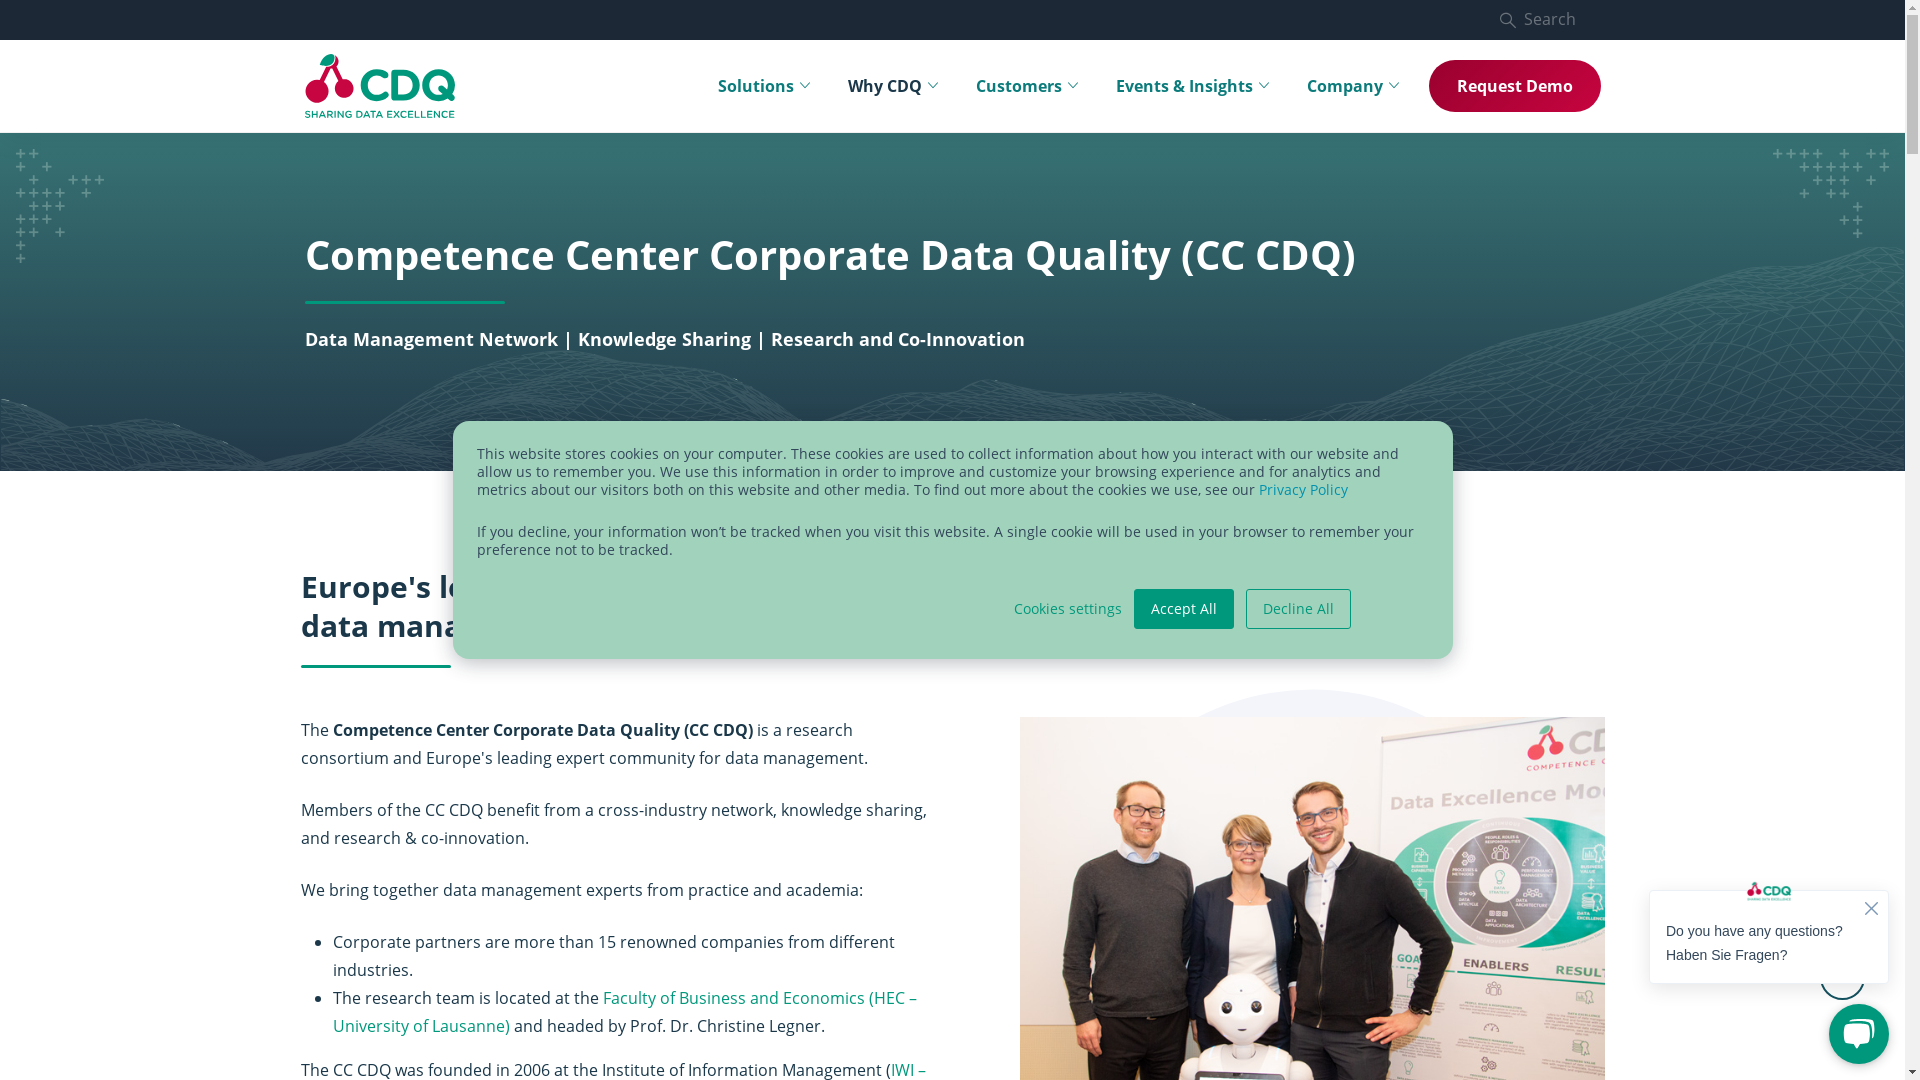  Describe the element at coordinates (1513, 84) in the screenshot. I see `'Request Demo'` at that location.